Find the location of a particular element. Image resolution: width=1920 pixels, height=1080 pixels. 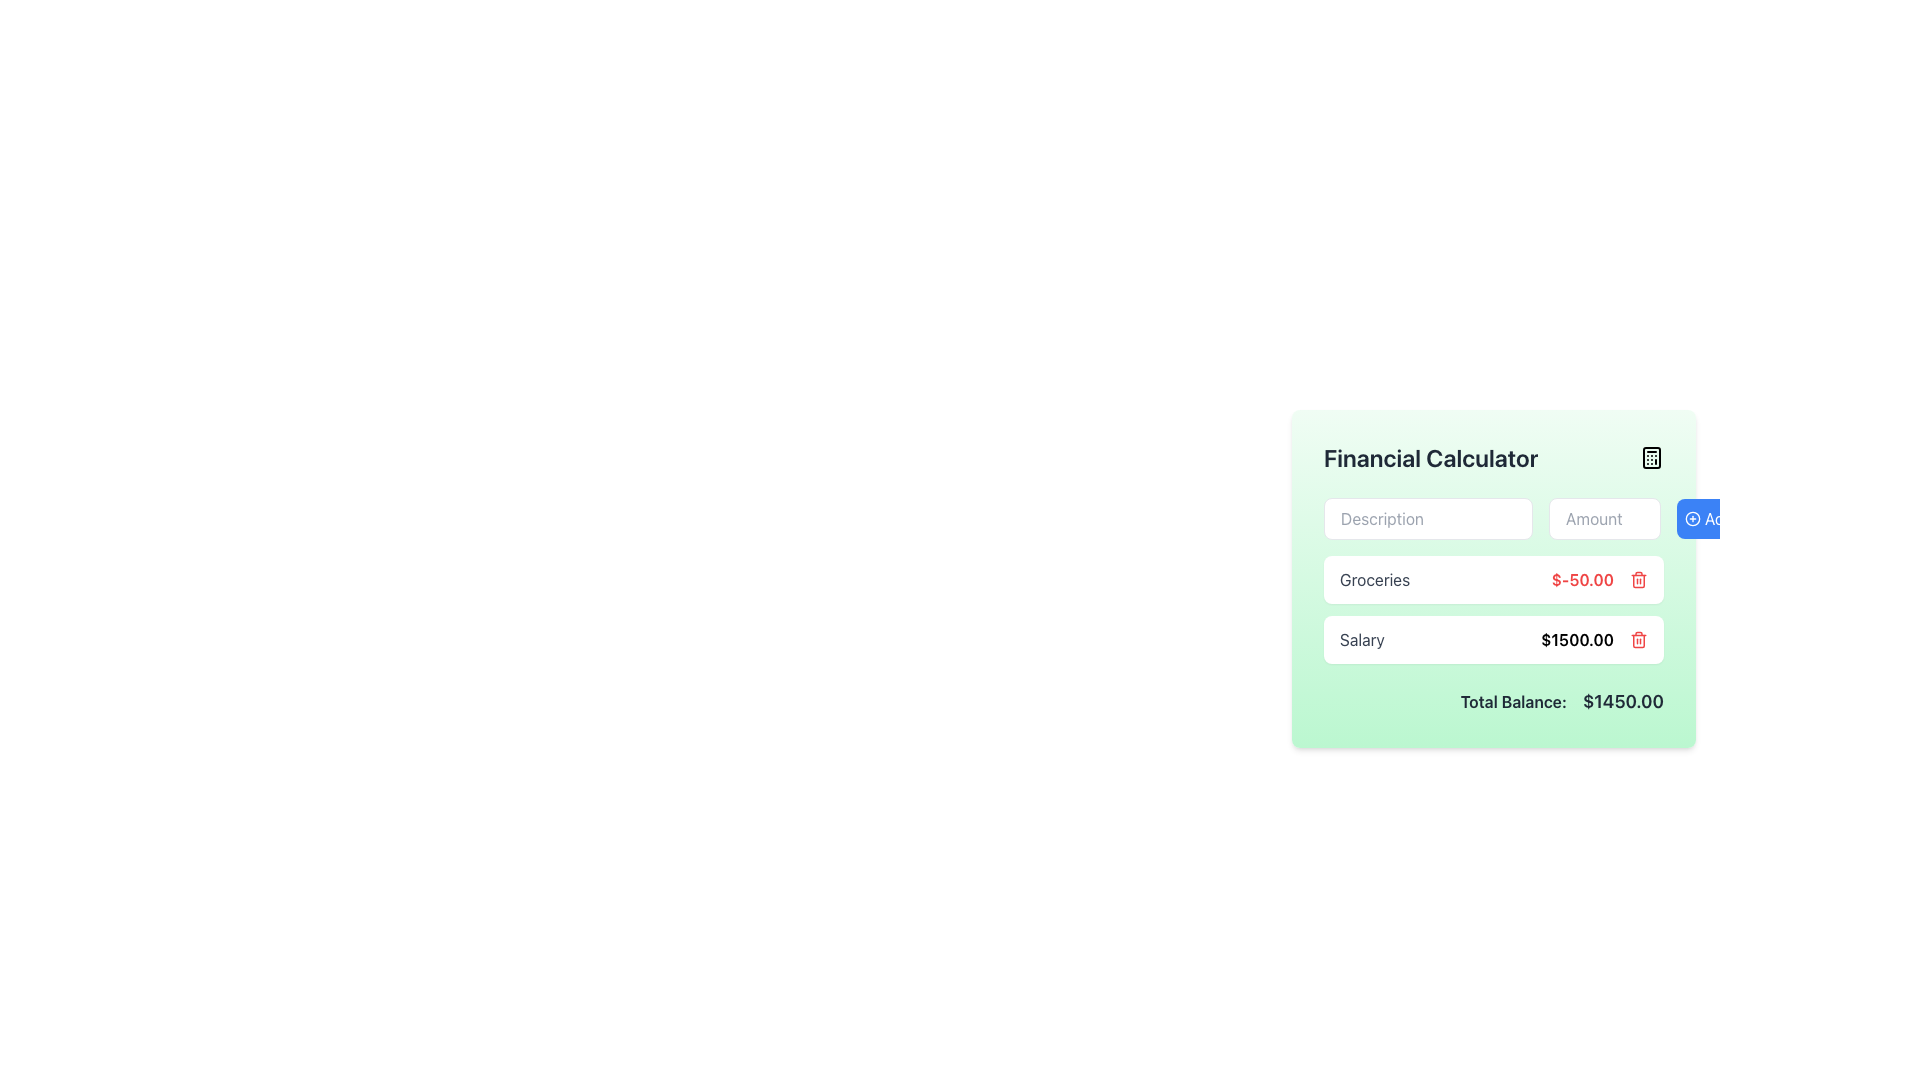

the label that indicates the financial balance, positioned to the left of the numeric value '$1450.00', located near the bottom-right corner of the layout is located at coordinates (1513, 701).